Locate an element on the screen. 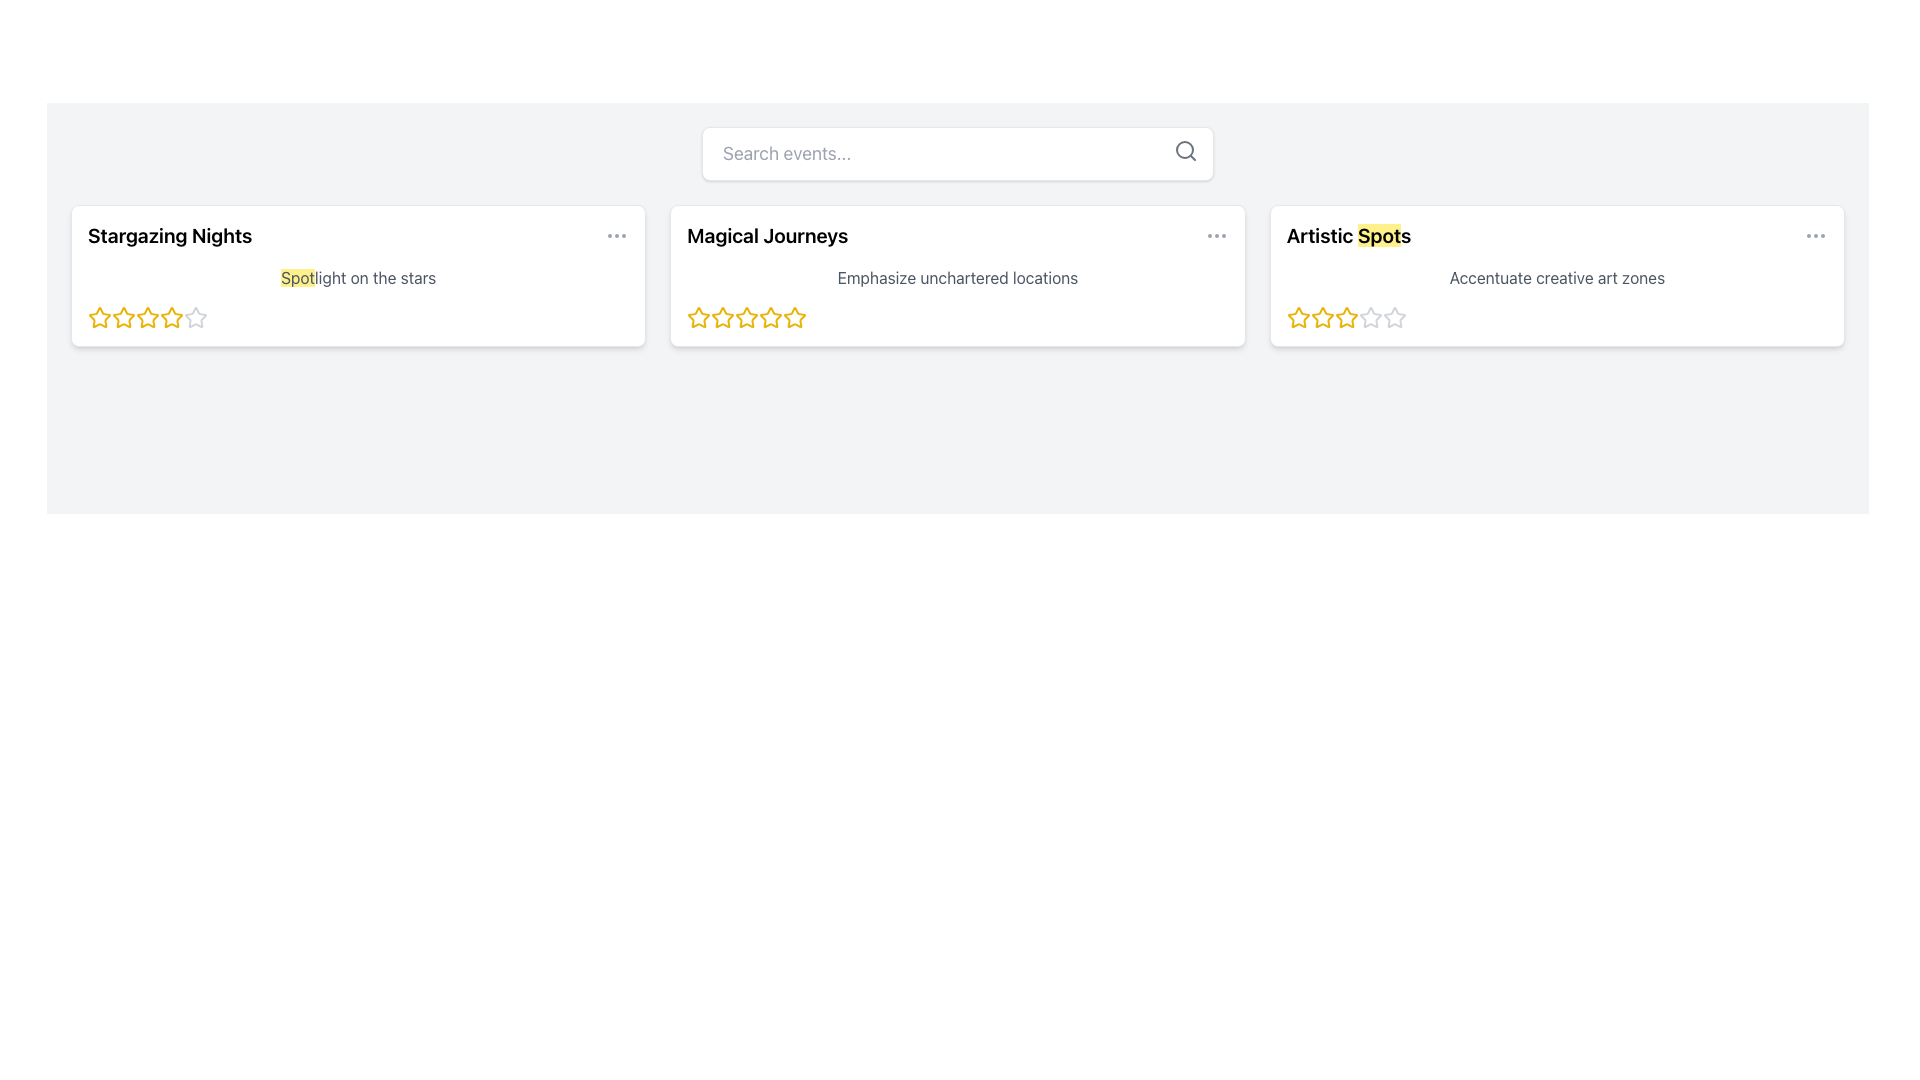 Image resolution: width=1920 pixels, height=1080 pixels. the third yellow filled rating star in the 'Stargazing Nights' section is located at coordinates (147, 316).